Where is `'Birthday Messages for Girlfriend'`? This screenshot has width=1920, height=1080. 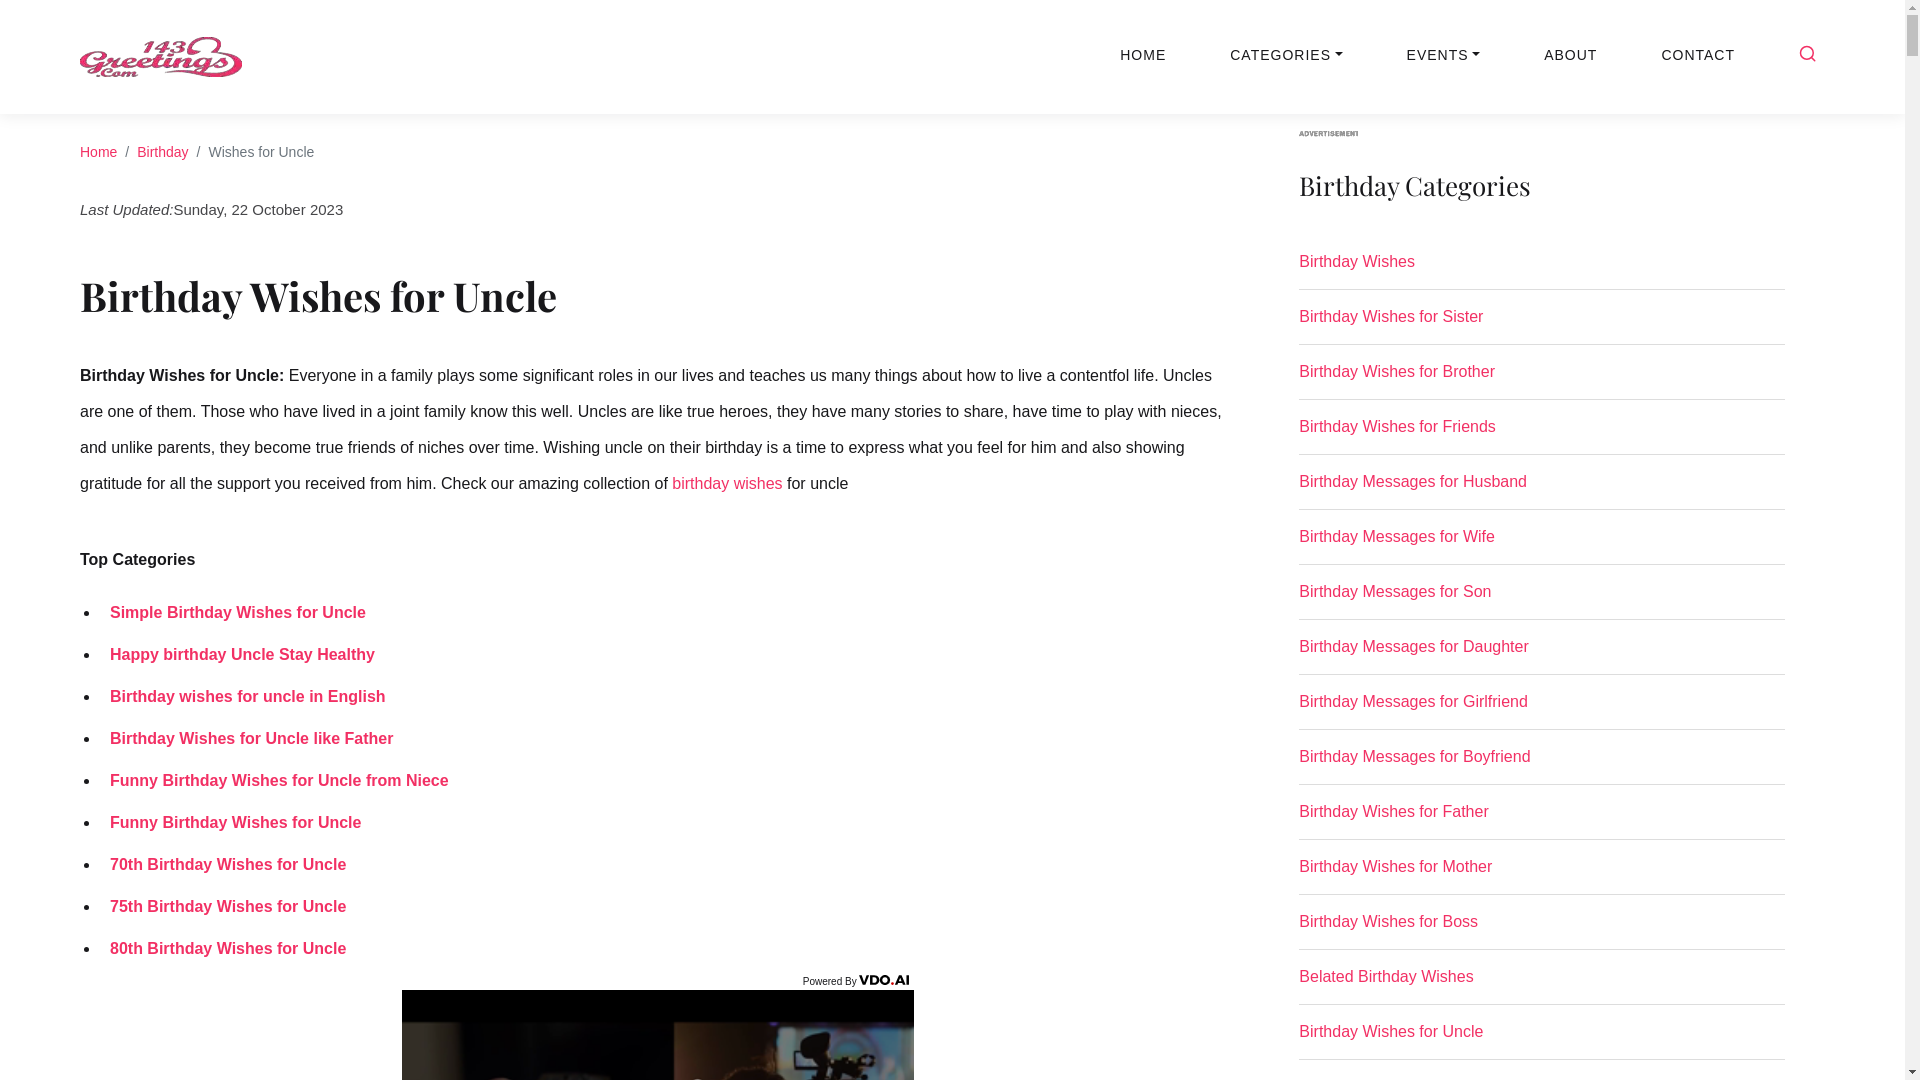
'Birthday Messages for Girlfriend' is located at coordinates (1540, 708).